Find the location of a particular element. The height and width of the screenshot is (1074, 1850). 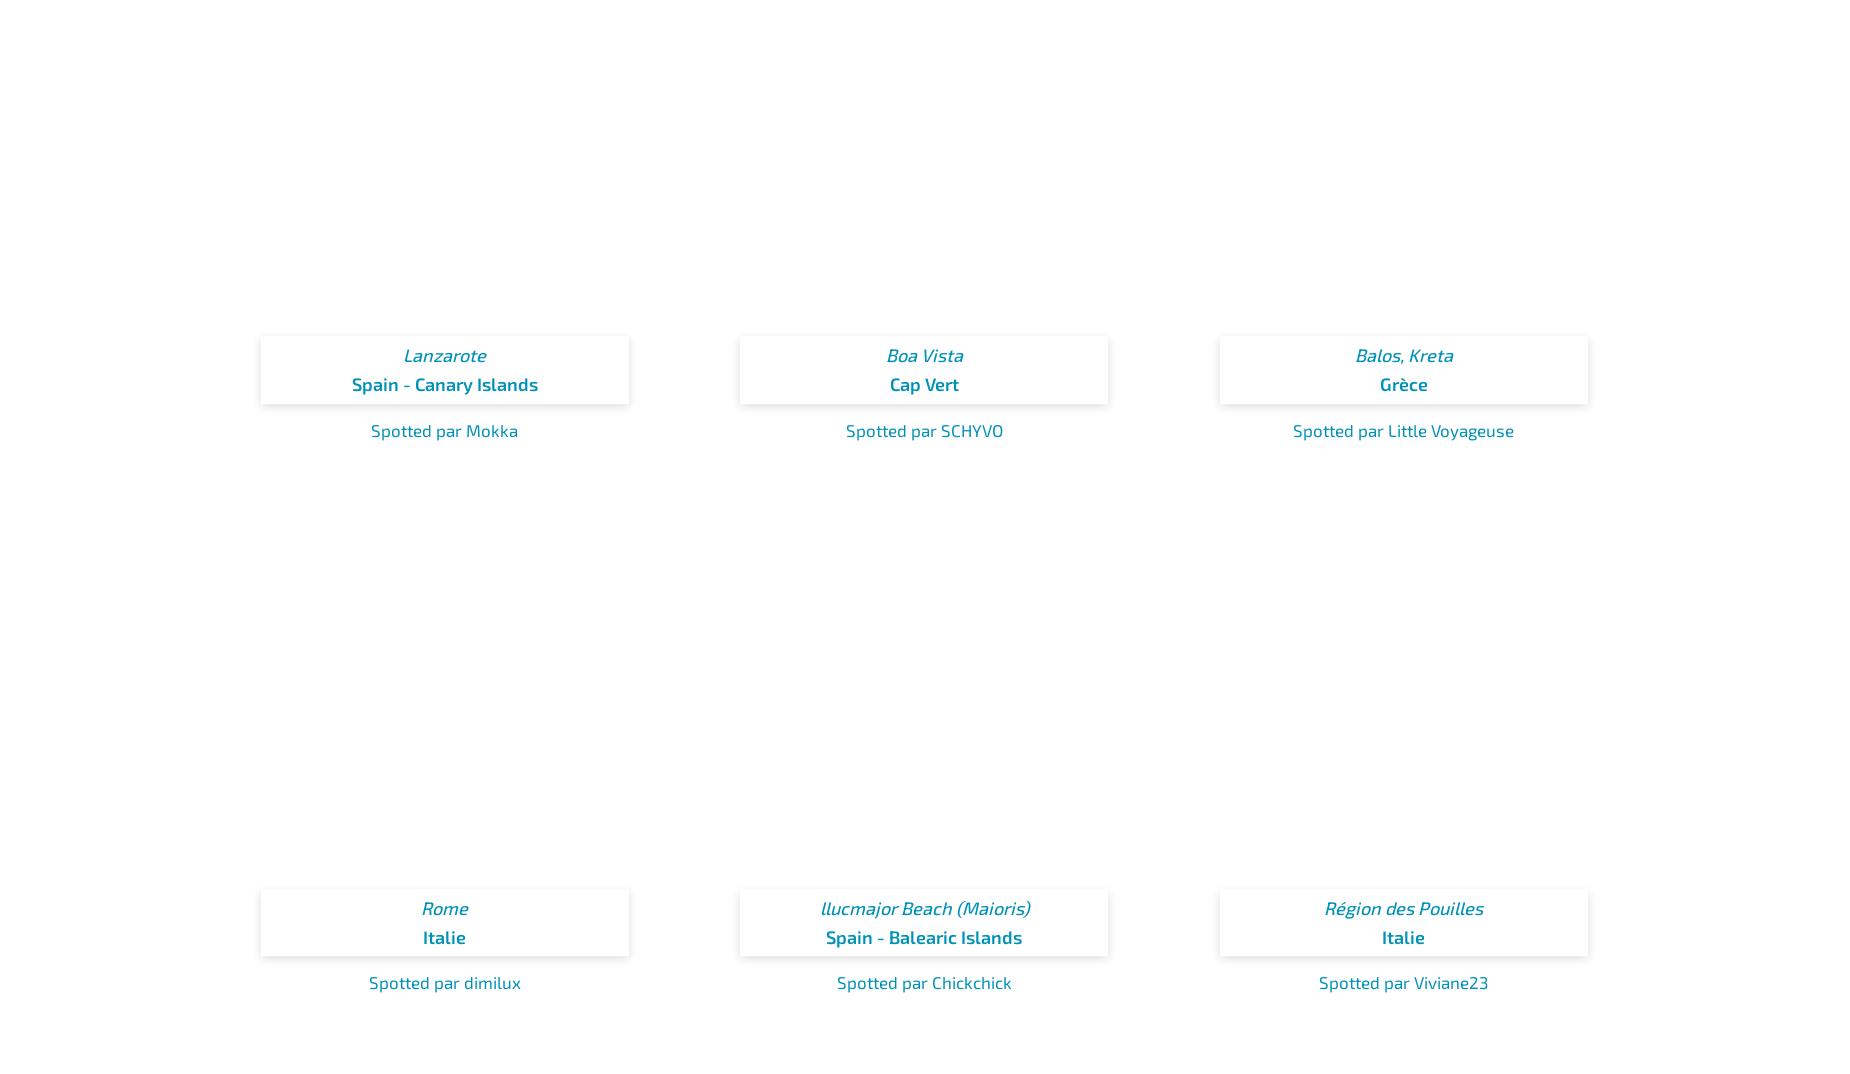

'Spotted par Chickchick' is located at coordinates (923, 980).